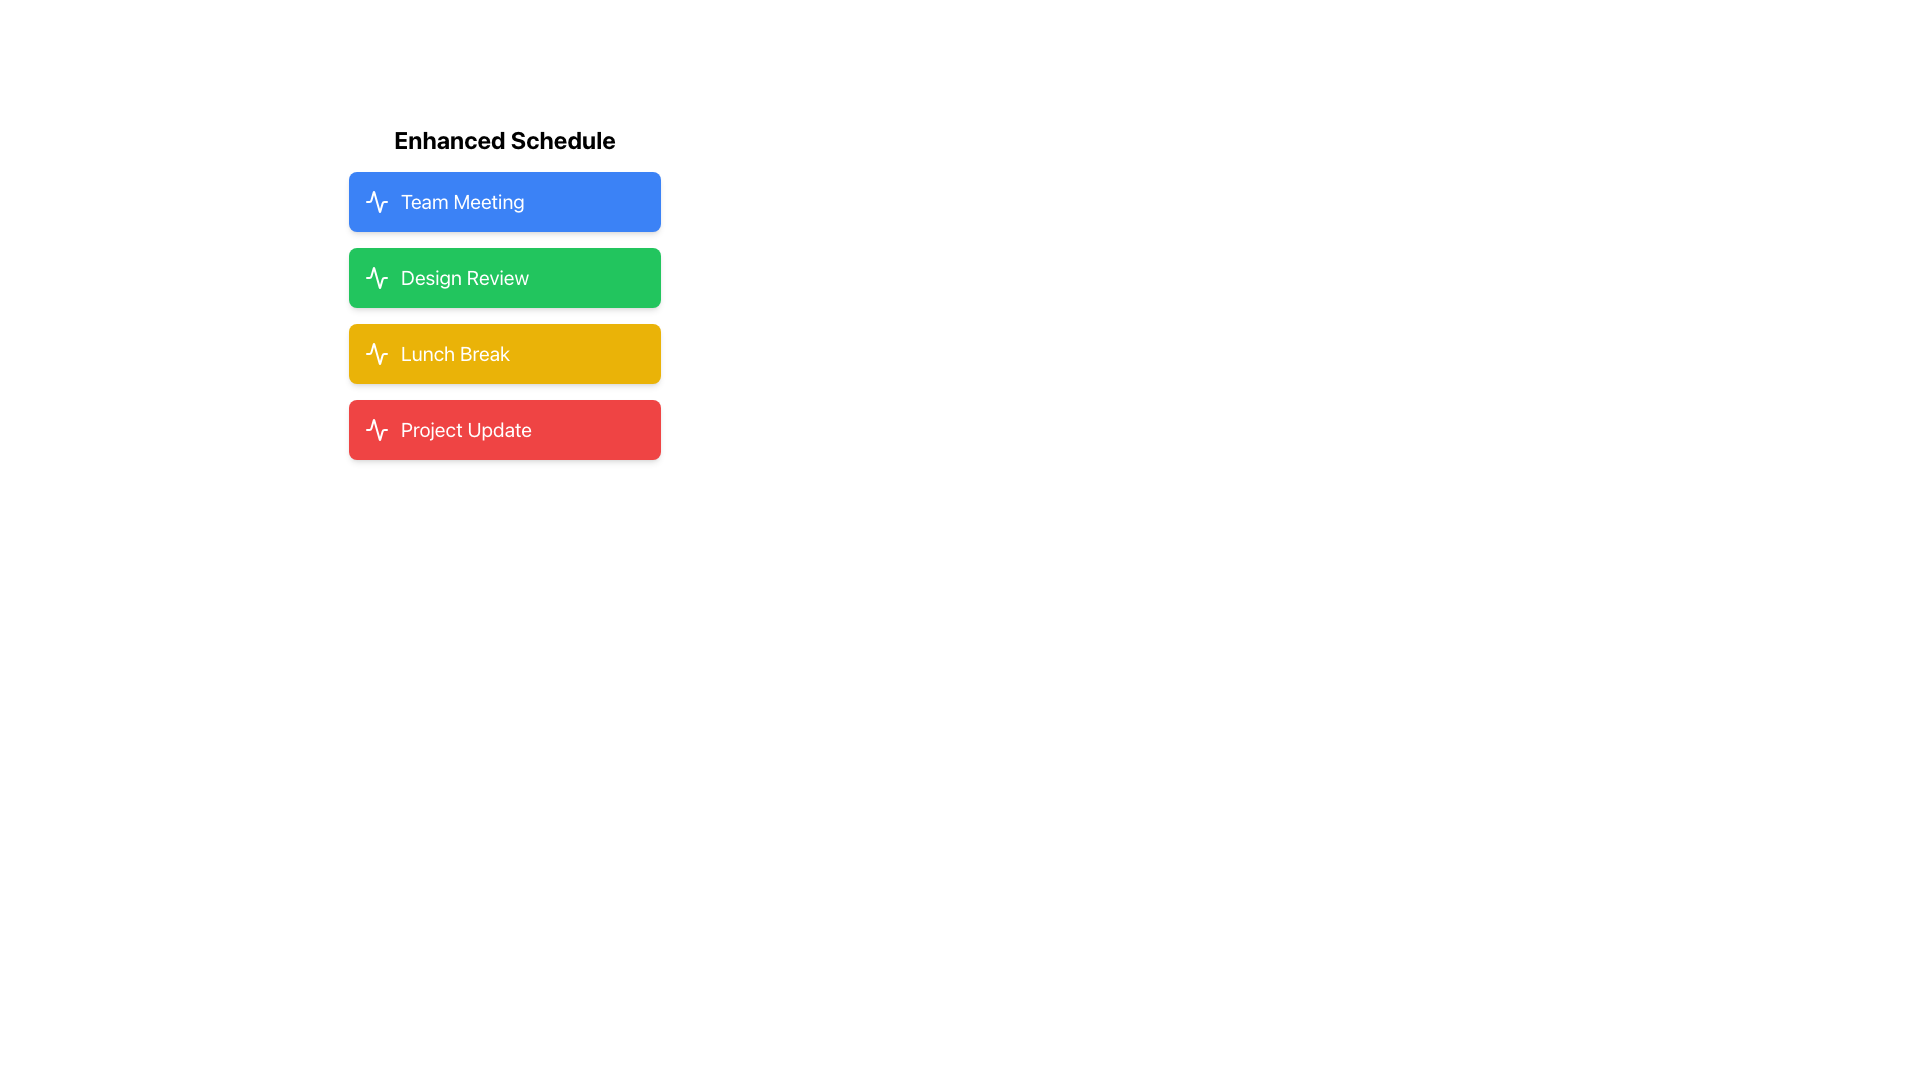 The width and height of the screenshot is (1920, 1080). Describe the element at coordinates (504, 428) in the screenshot. I see `the 'Project Update' informative block located at the bottom of the task management interface, directly below the 'Lunch Break' section` at that location.